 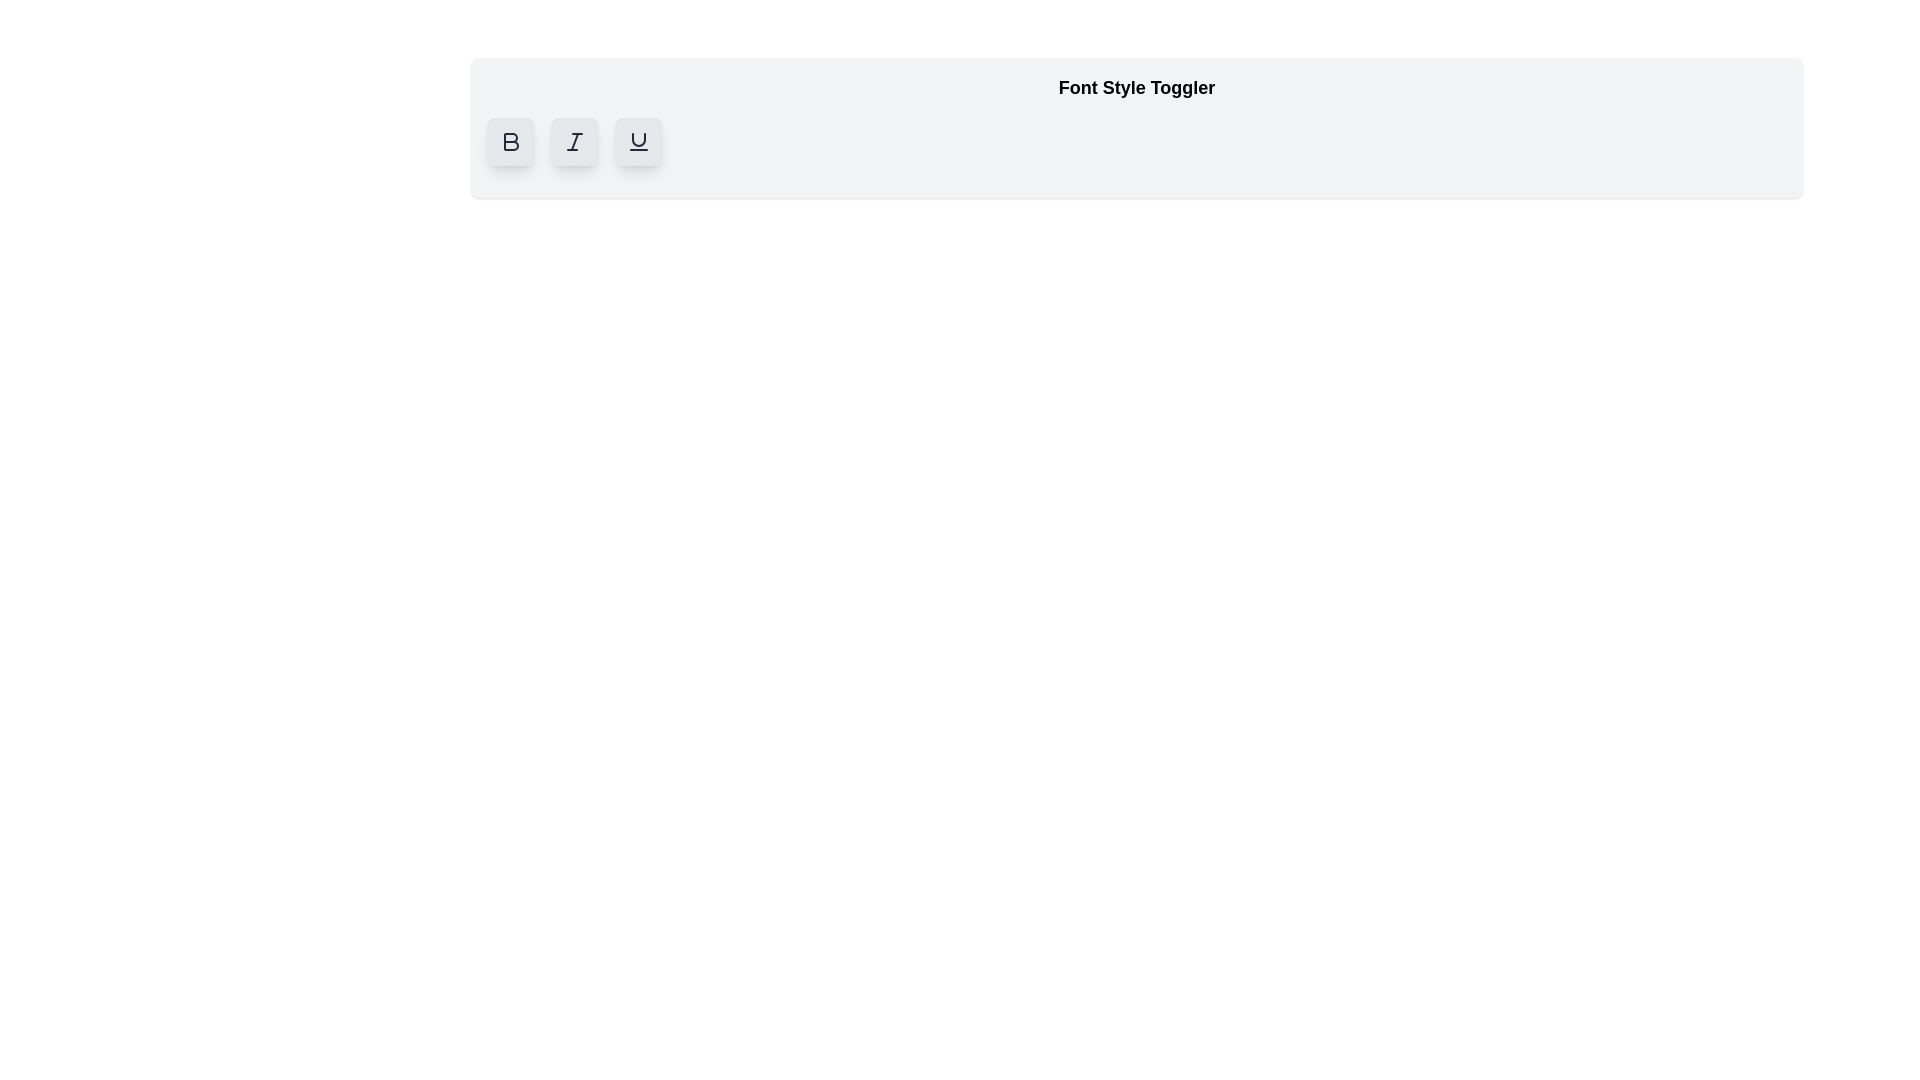 What do you see at coordinates (574, 141) in the screenshot?
I see `the white circular button with a black italicized 'I' symbol` at bounding box center [574, 141].